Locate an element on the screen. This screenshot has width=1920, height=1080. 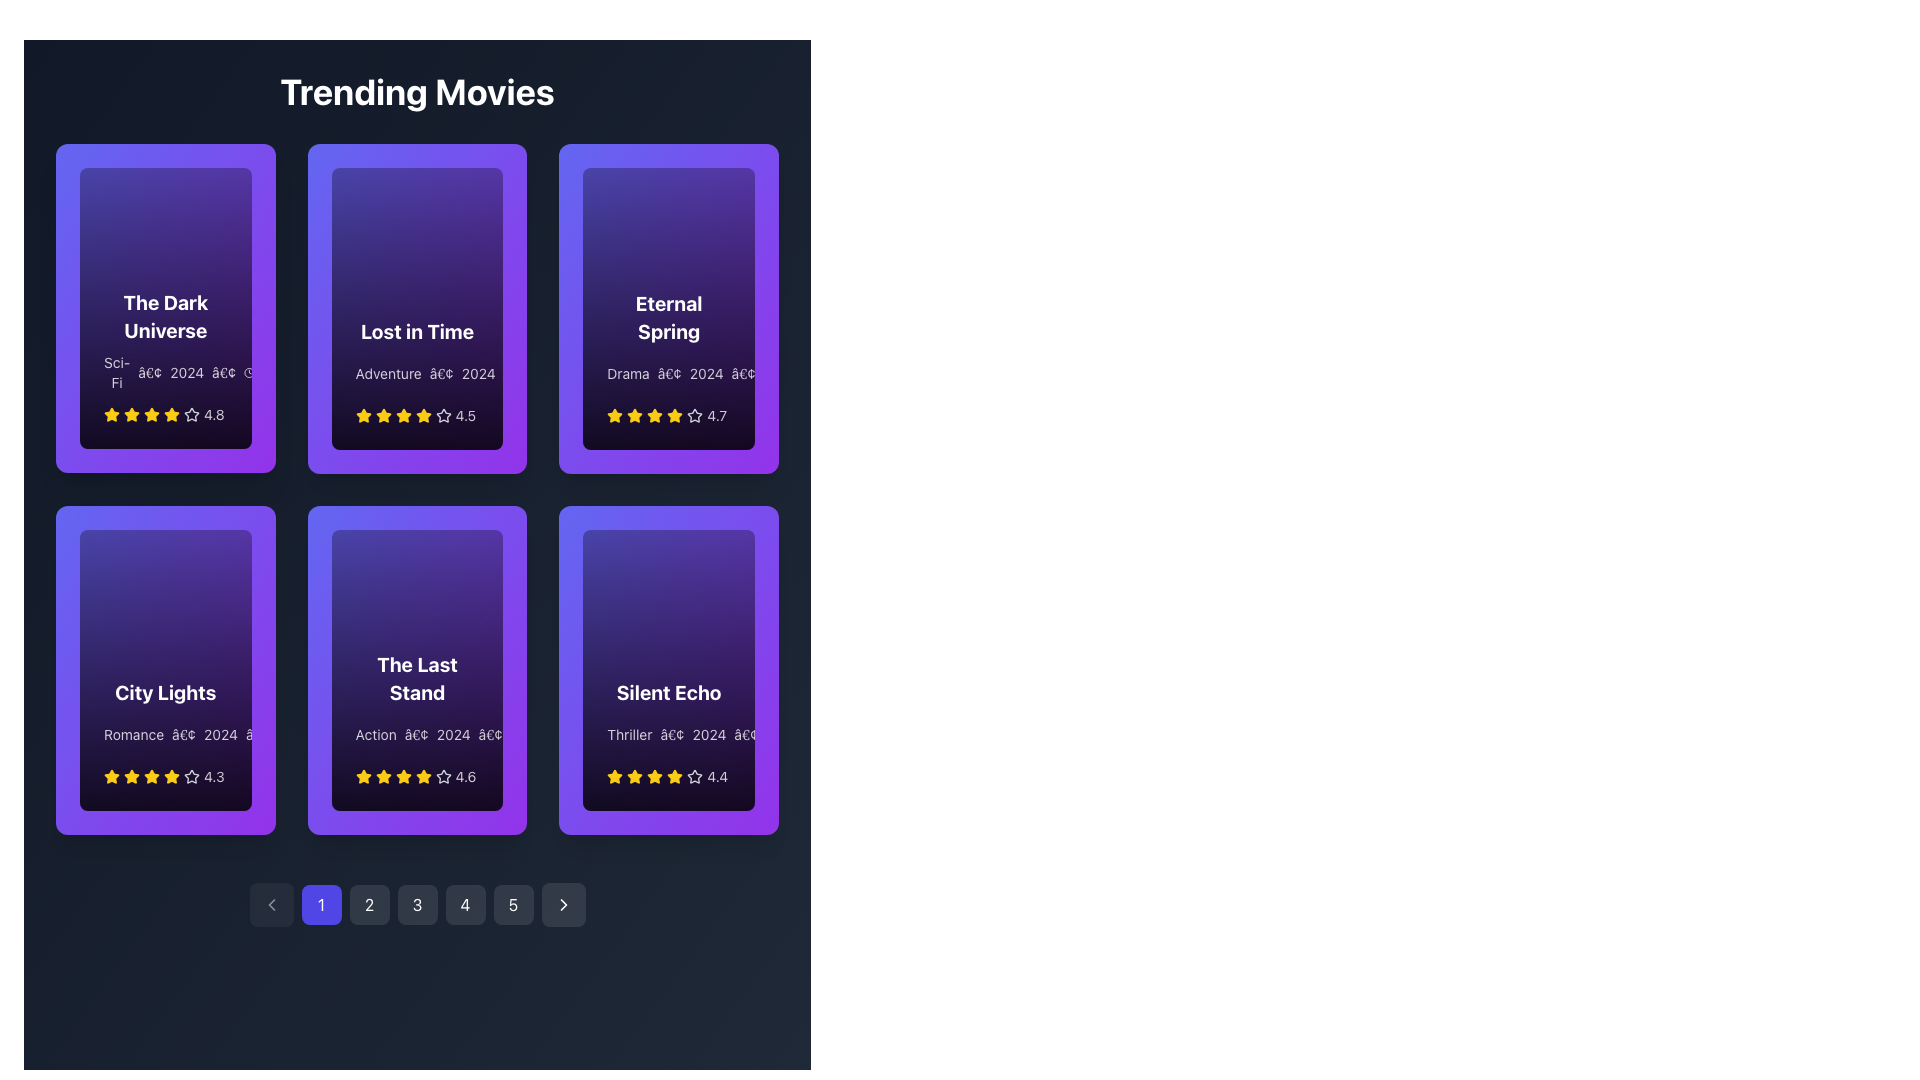
the Rating display element which consists of a row of yellow star icons and a numeric rating value of '4.3' located in the 'City Lights' movie card under the 'Trending Movies' section is located at coordinates (165, 775).